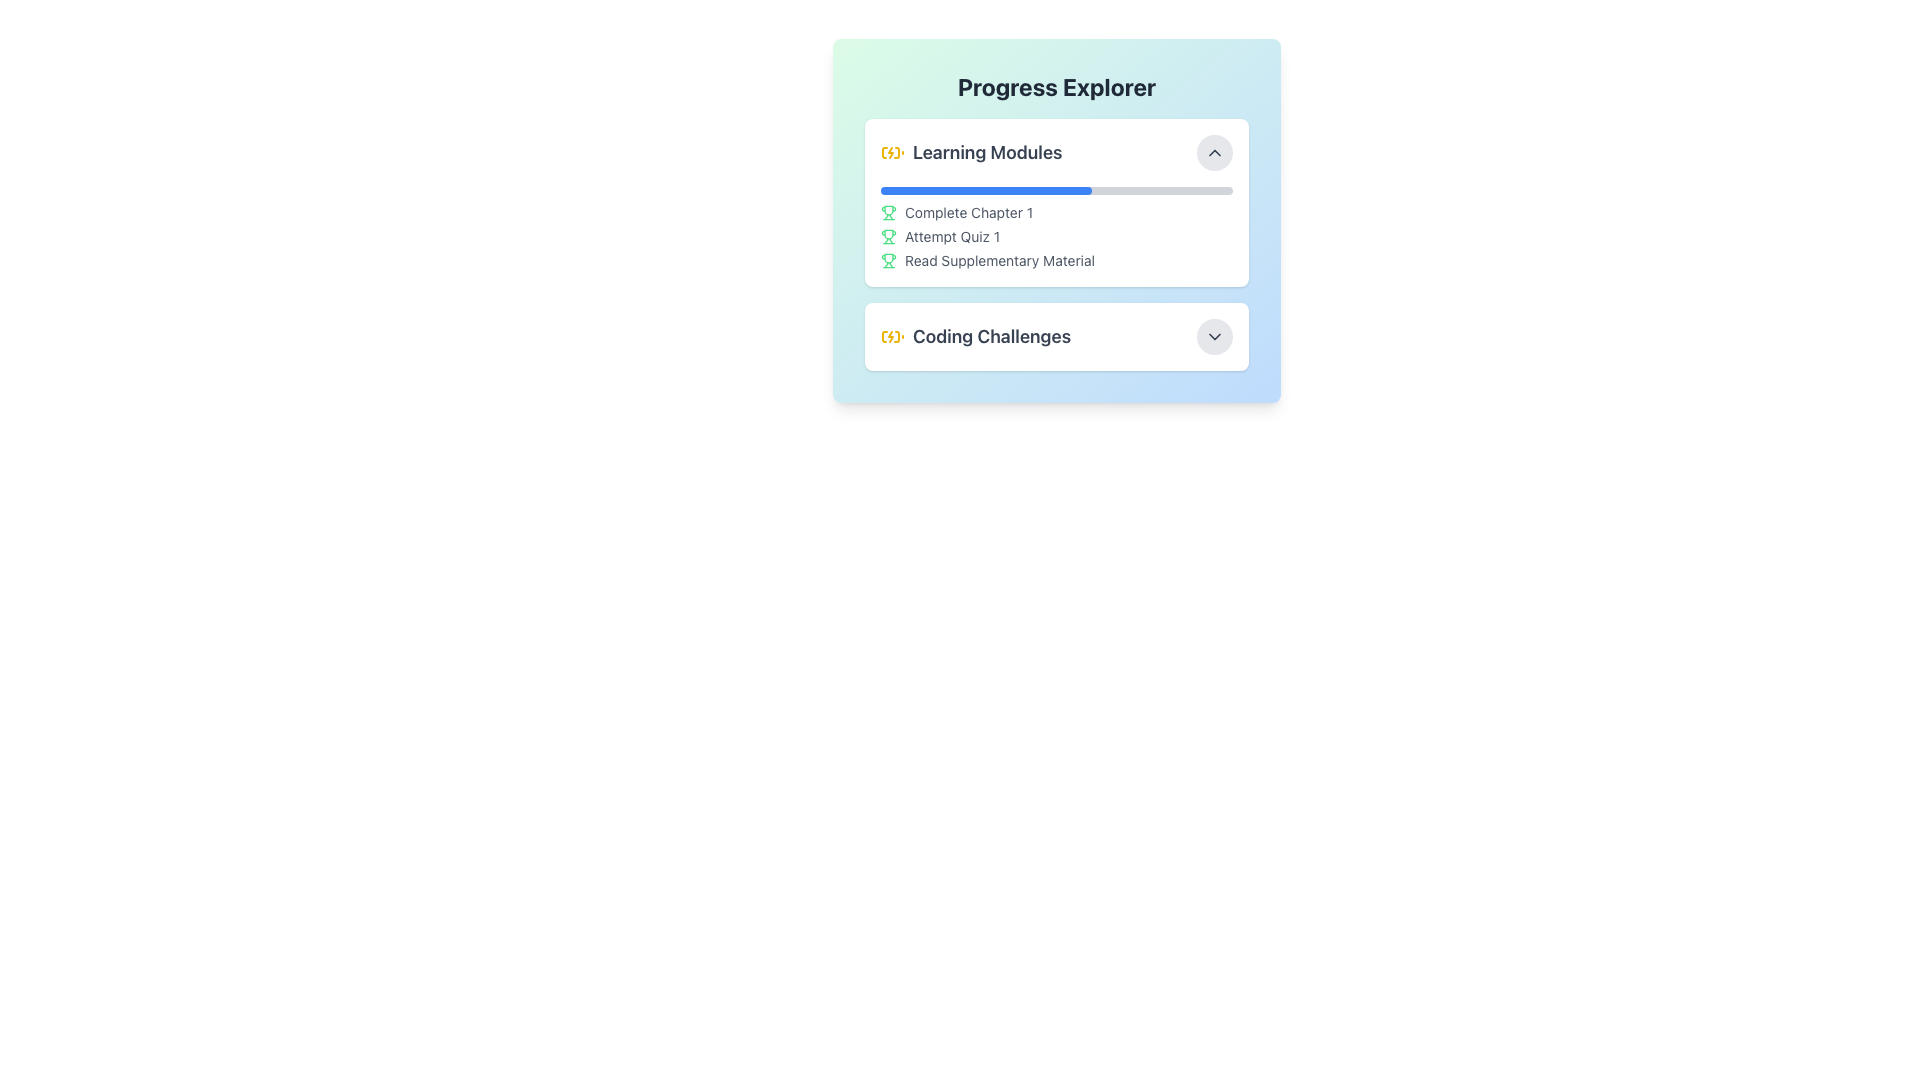 The height and width of the screenshot is (1080, 1920). I want to click on the blue filled progress bar located in the 'Learning Modules' section, which is beneath the title and above the list of activities, so click(986, 191).